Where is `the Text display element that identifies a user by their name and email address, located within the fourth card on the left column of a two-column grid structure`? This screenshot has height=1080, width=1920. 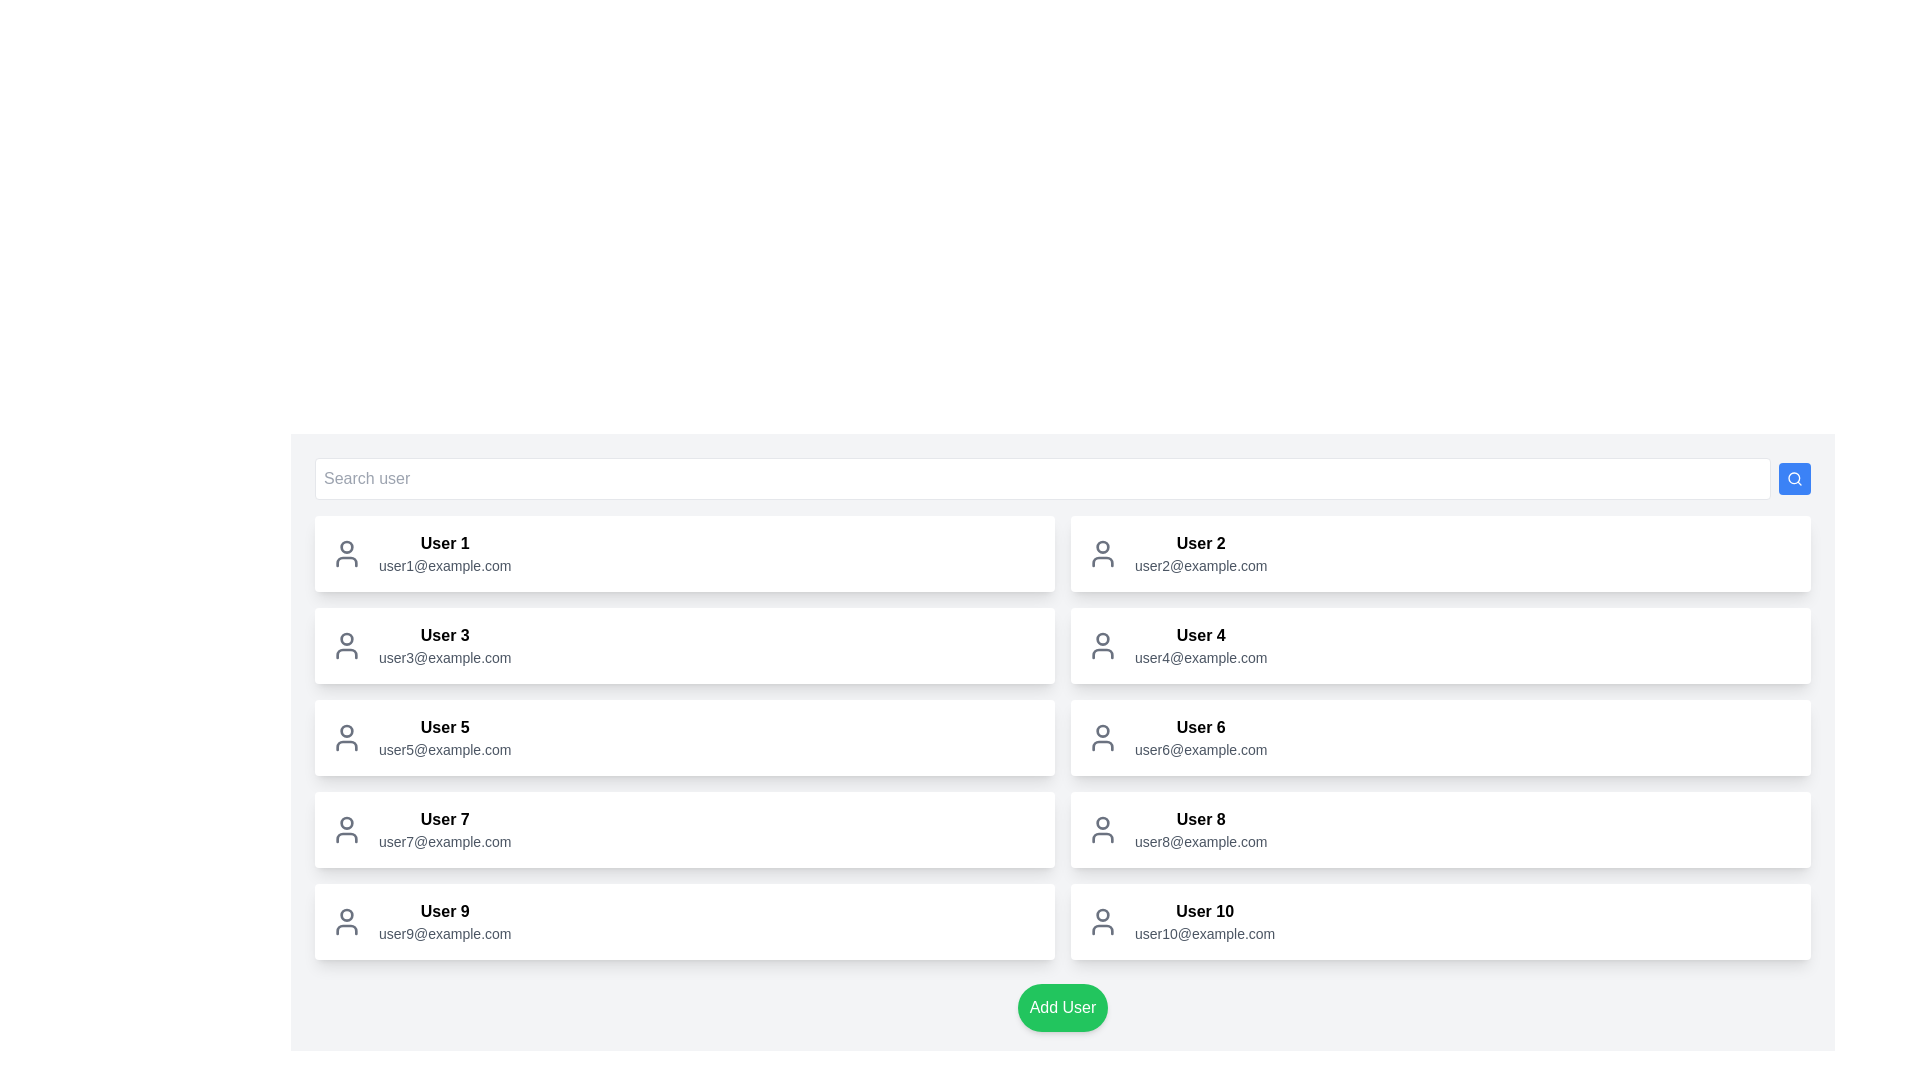 the Text display element that identifies a user by their name and email address, located within the fourth card on the left column of a two-column grid structure is located at coordinates (444, 829).